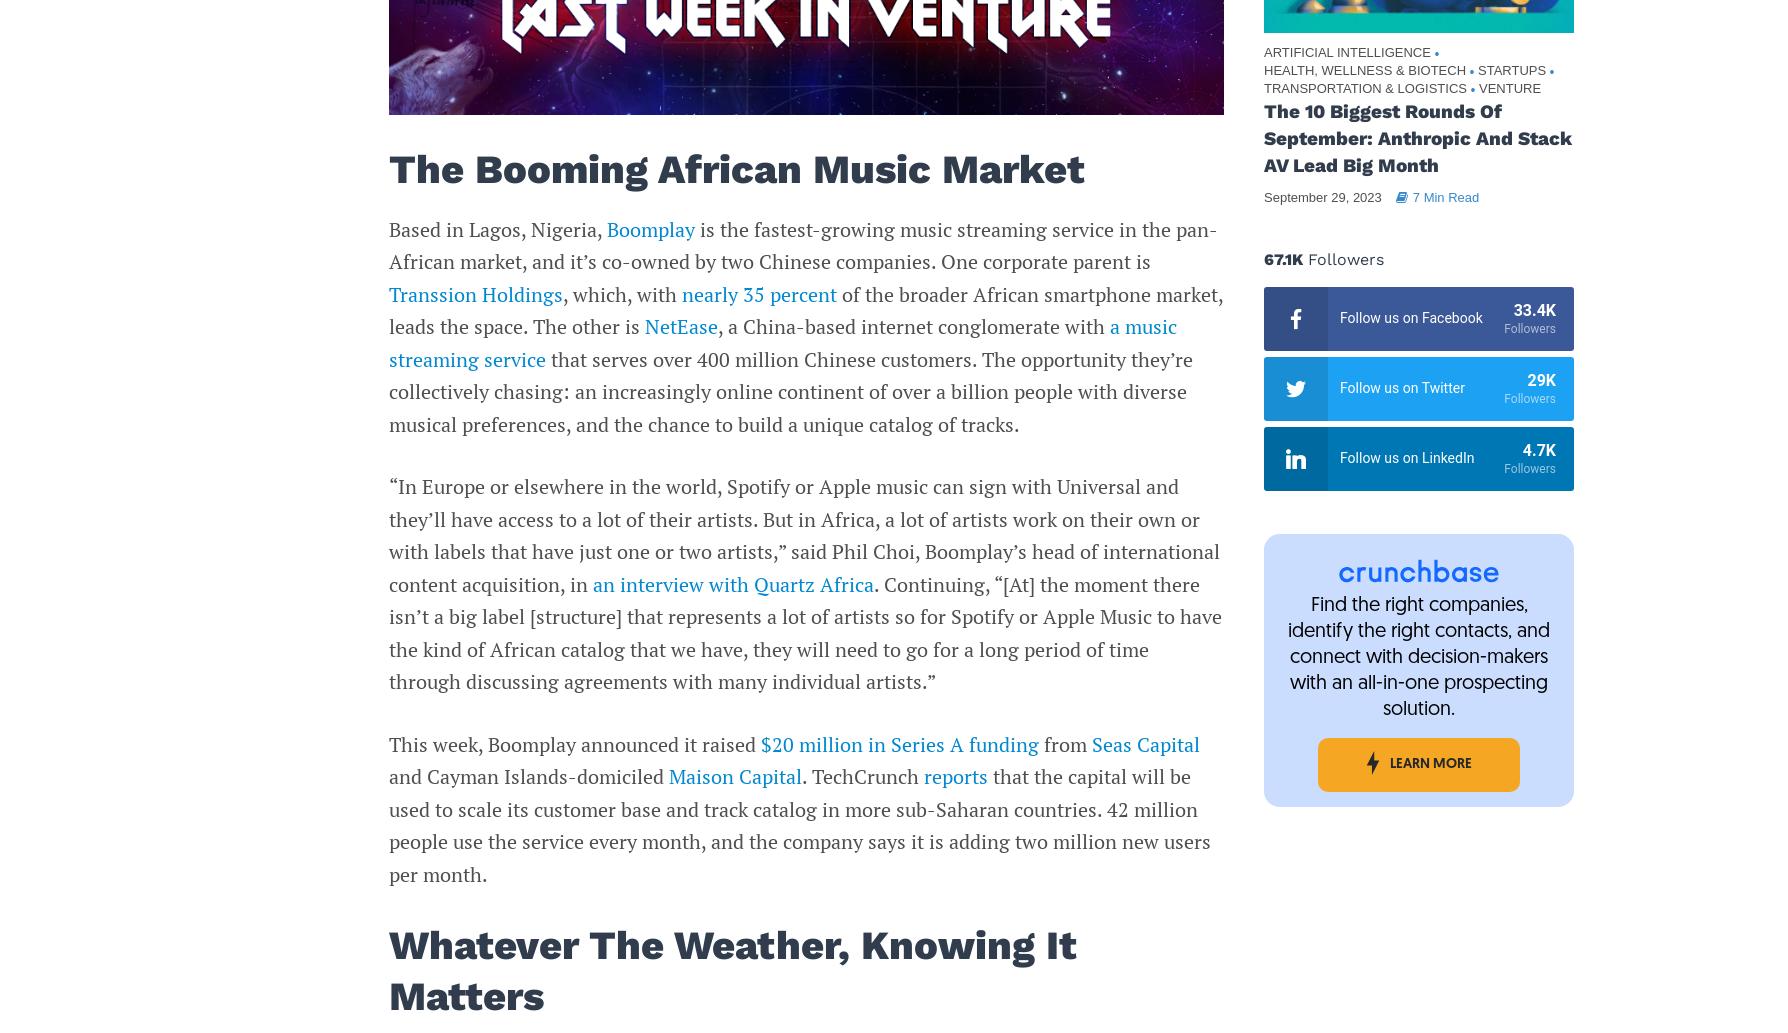 This screenshot has width=1788, height=1033. Describe the element at coordinates (781, 341) in the screenshot. I see `'a music streaming service'` at that location.